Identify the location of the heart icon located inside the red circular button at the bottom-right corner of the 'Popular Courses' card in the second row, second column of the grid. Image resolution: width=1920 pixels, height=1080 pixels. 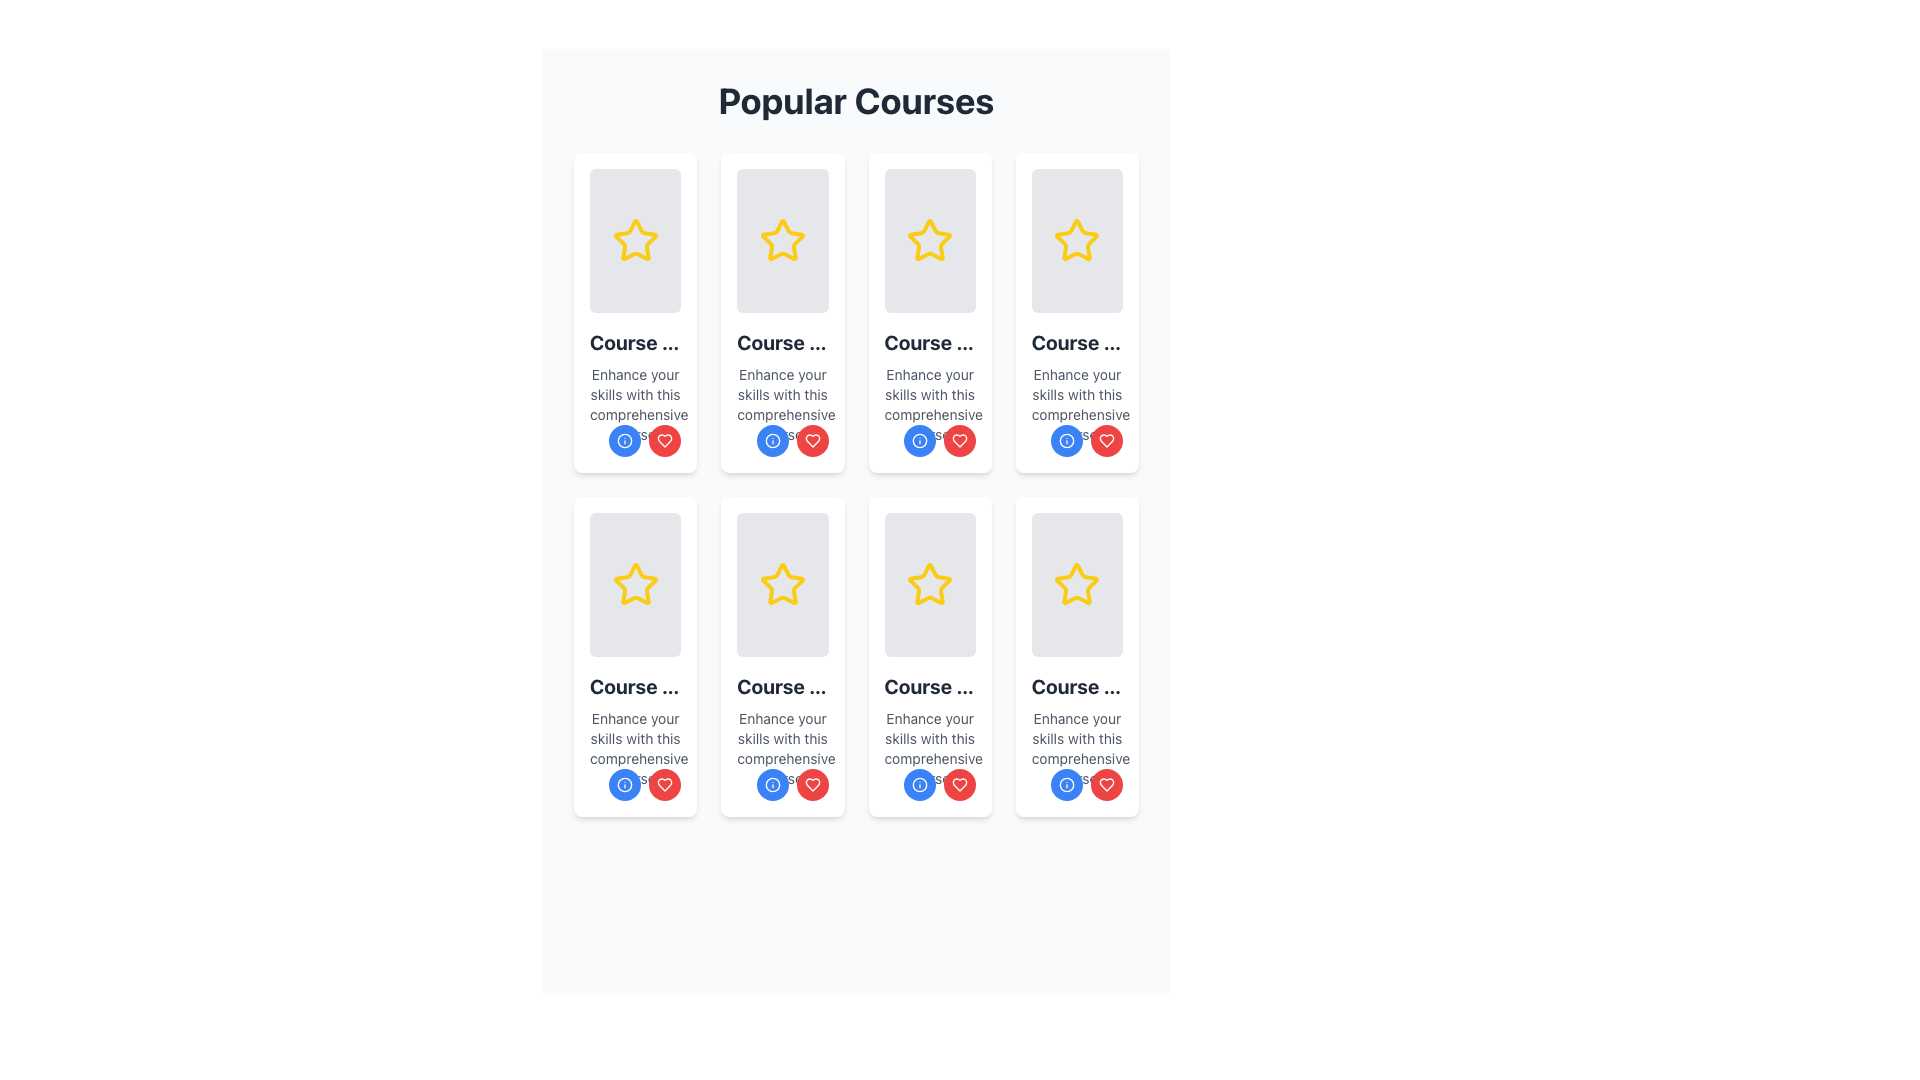
(665, 784).